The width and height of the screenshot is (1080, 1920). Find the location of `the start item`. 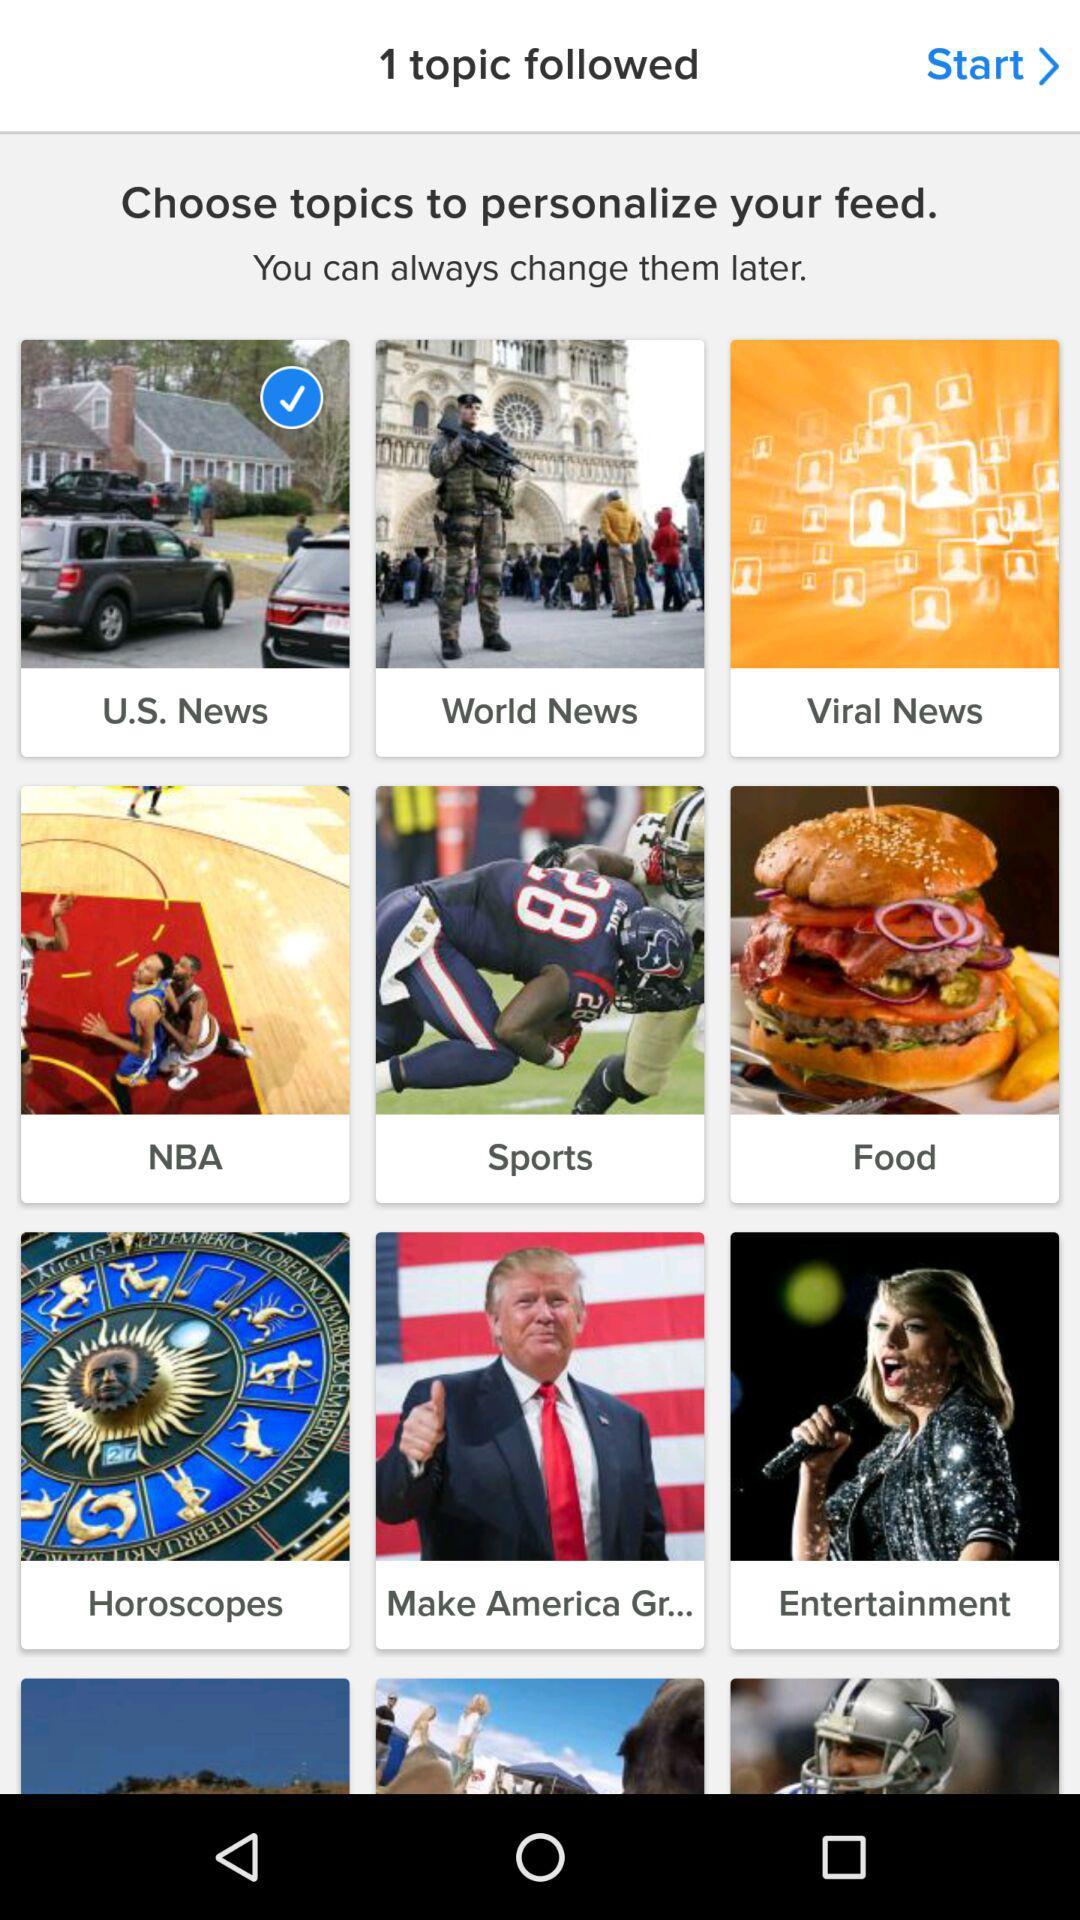

the start item is located at coordinates (992, 65).